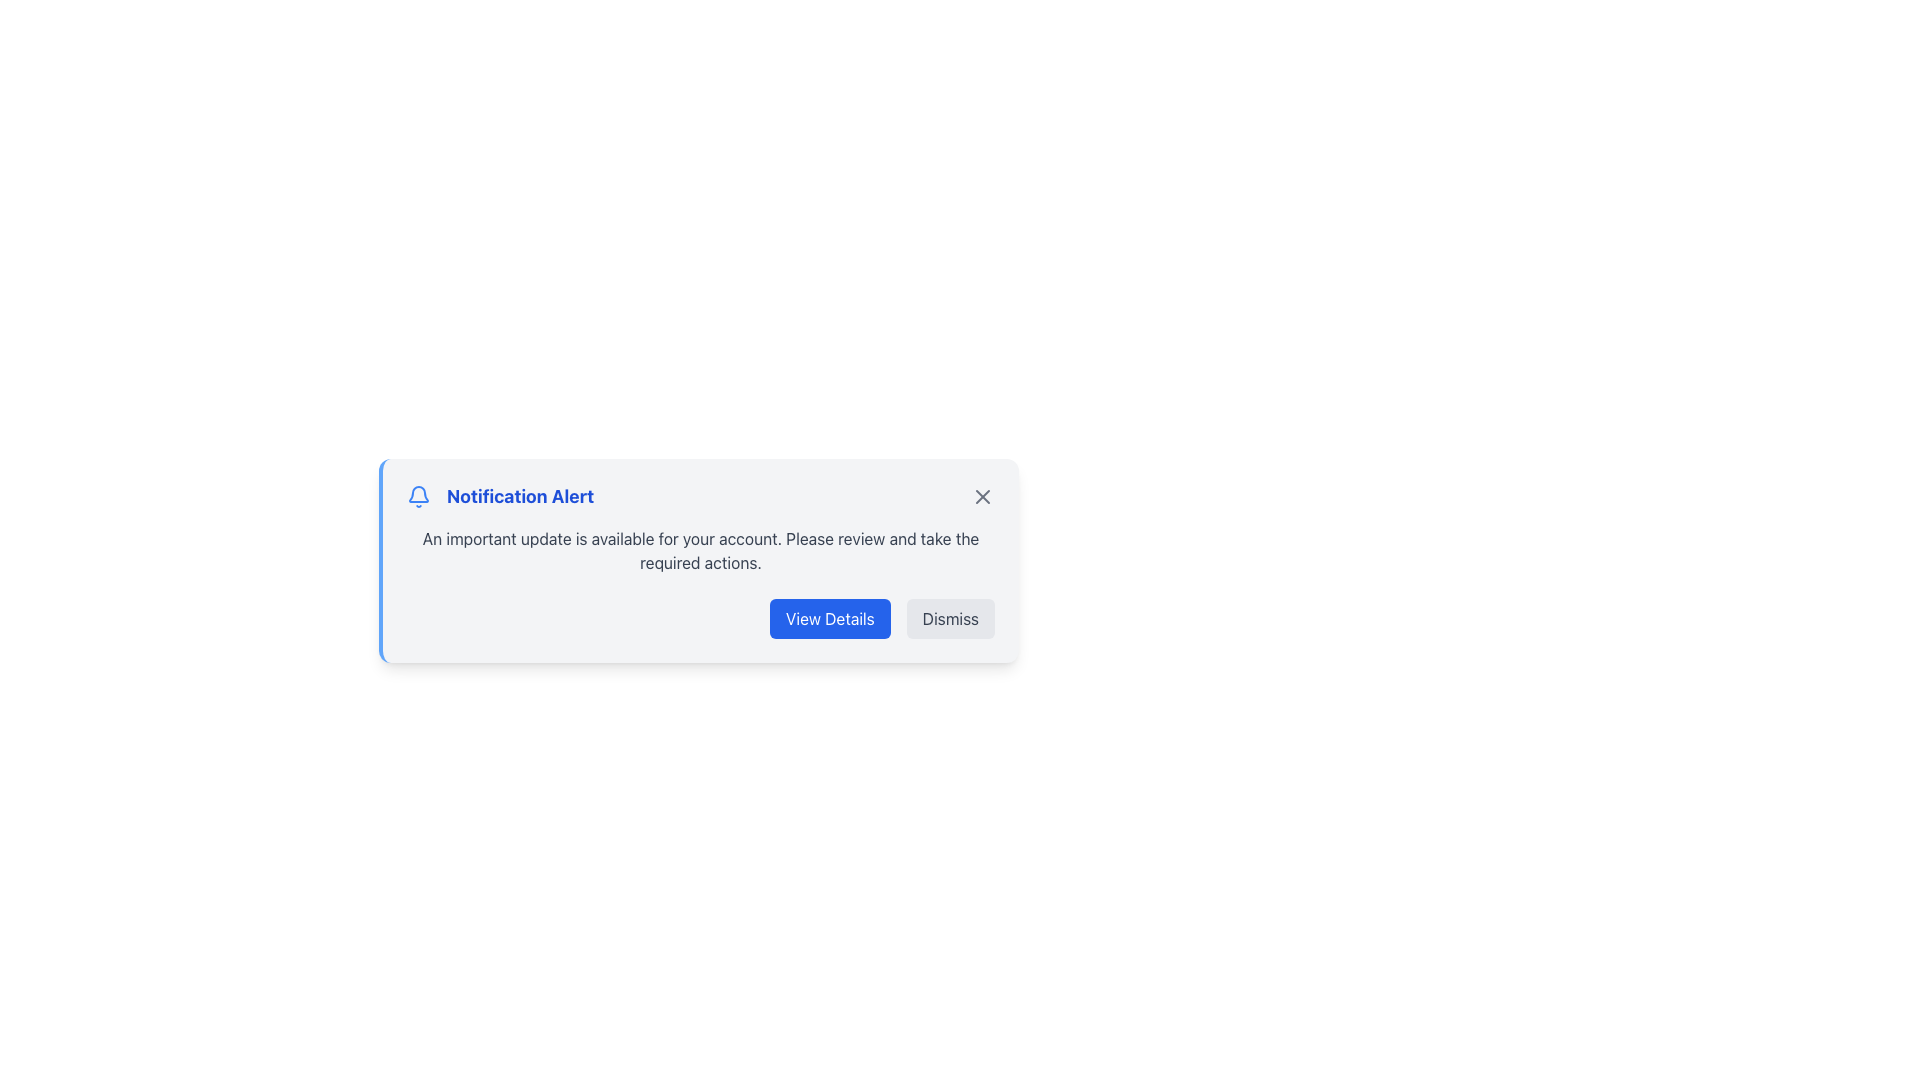  Describe the element at coordinates (500, 496) in the screenshot. I see `the 'Notification Alert' text label, which is located inside the notification box and is horizontally centered next to the bell icon` at that location.